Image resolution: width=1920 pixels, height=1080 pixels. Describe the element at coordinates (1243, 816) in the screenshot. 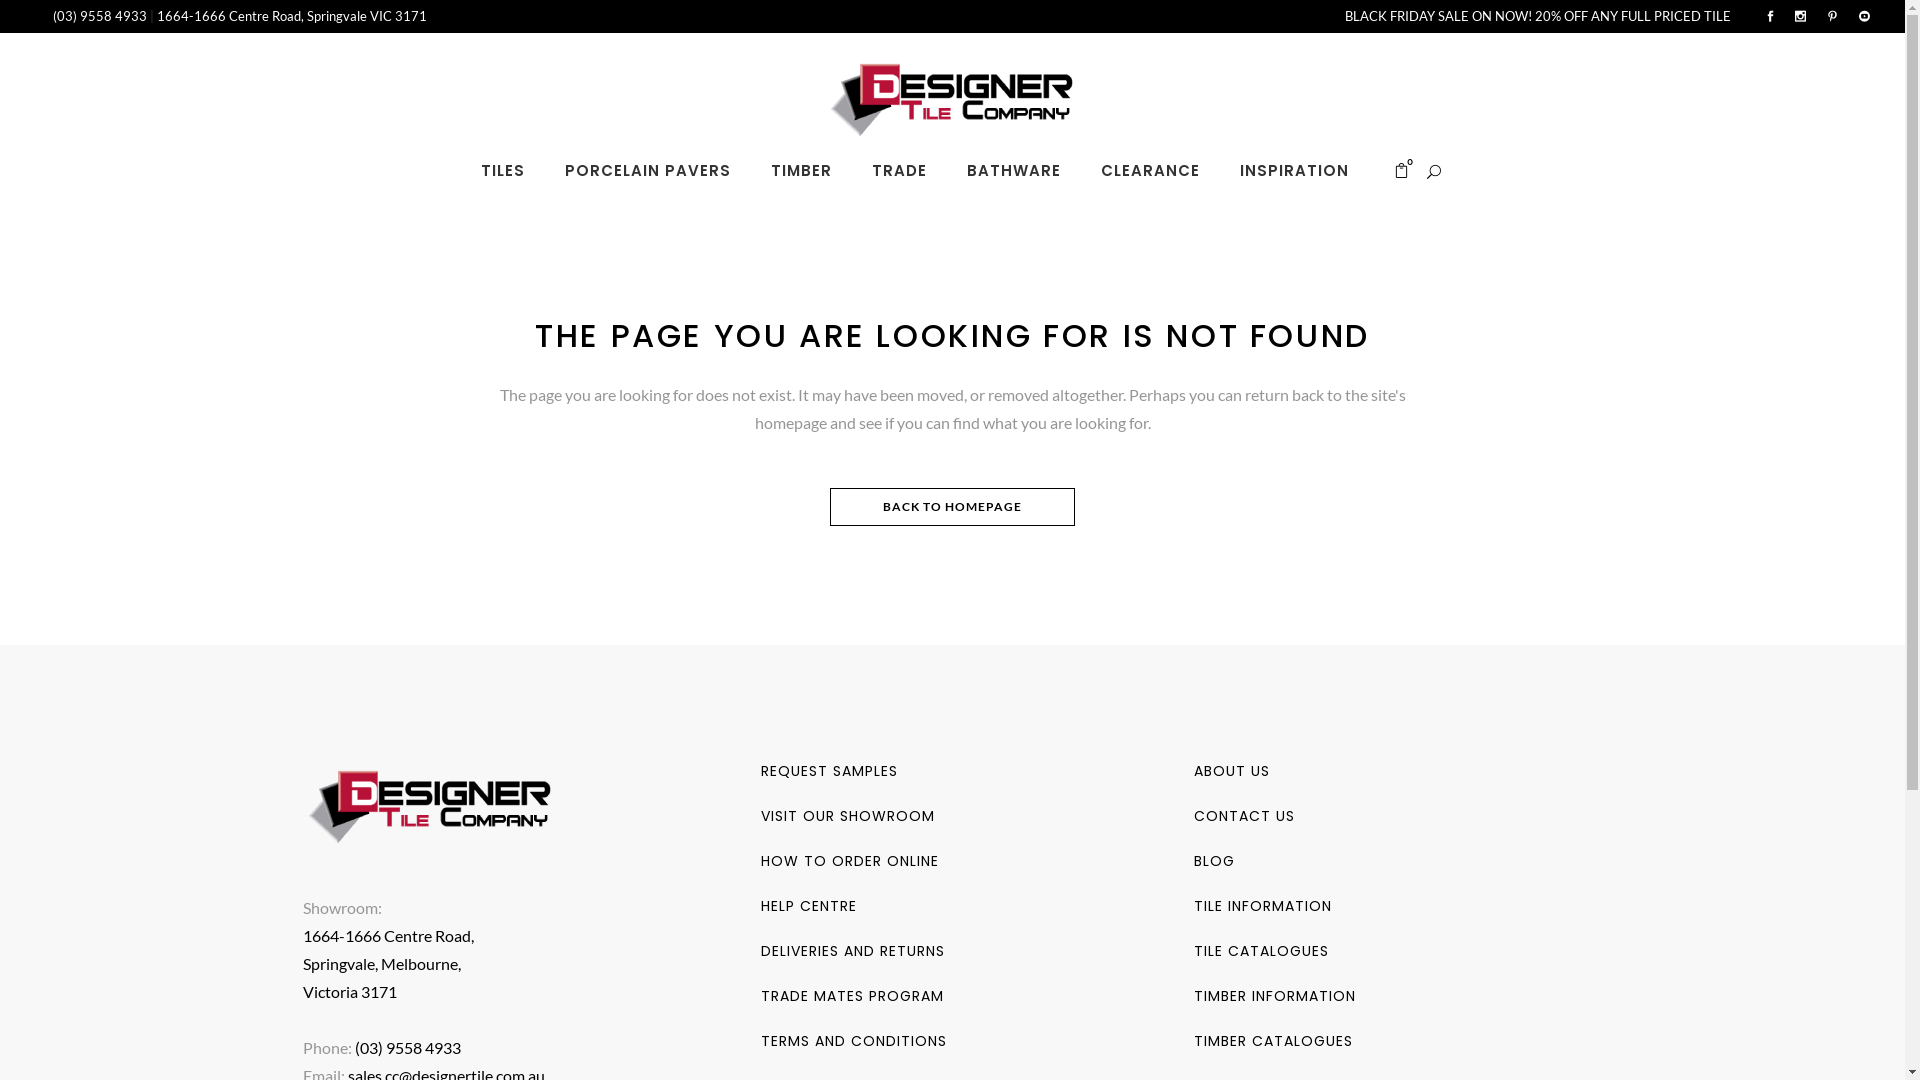

I see `'CONTACT US'` at that location.